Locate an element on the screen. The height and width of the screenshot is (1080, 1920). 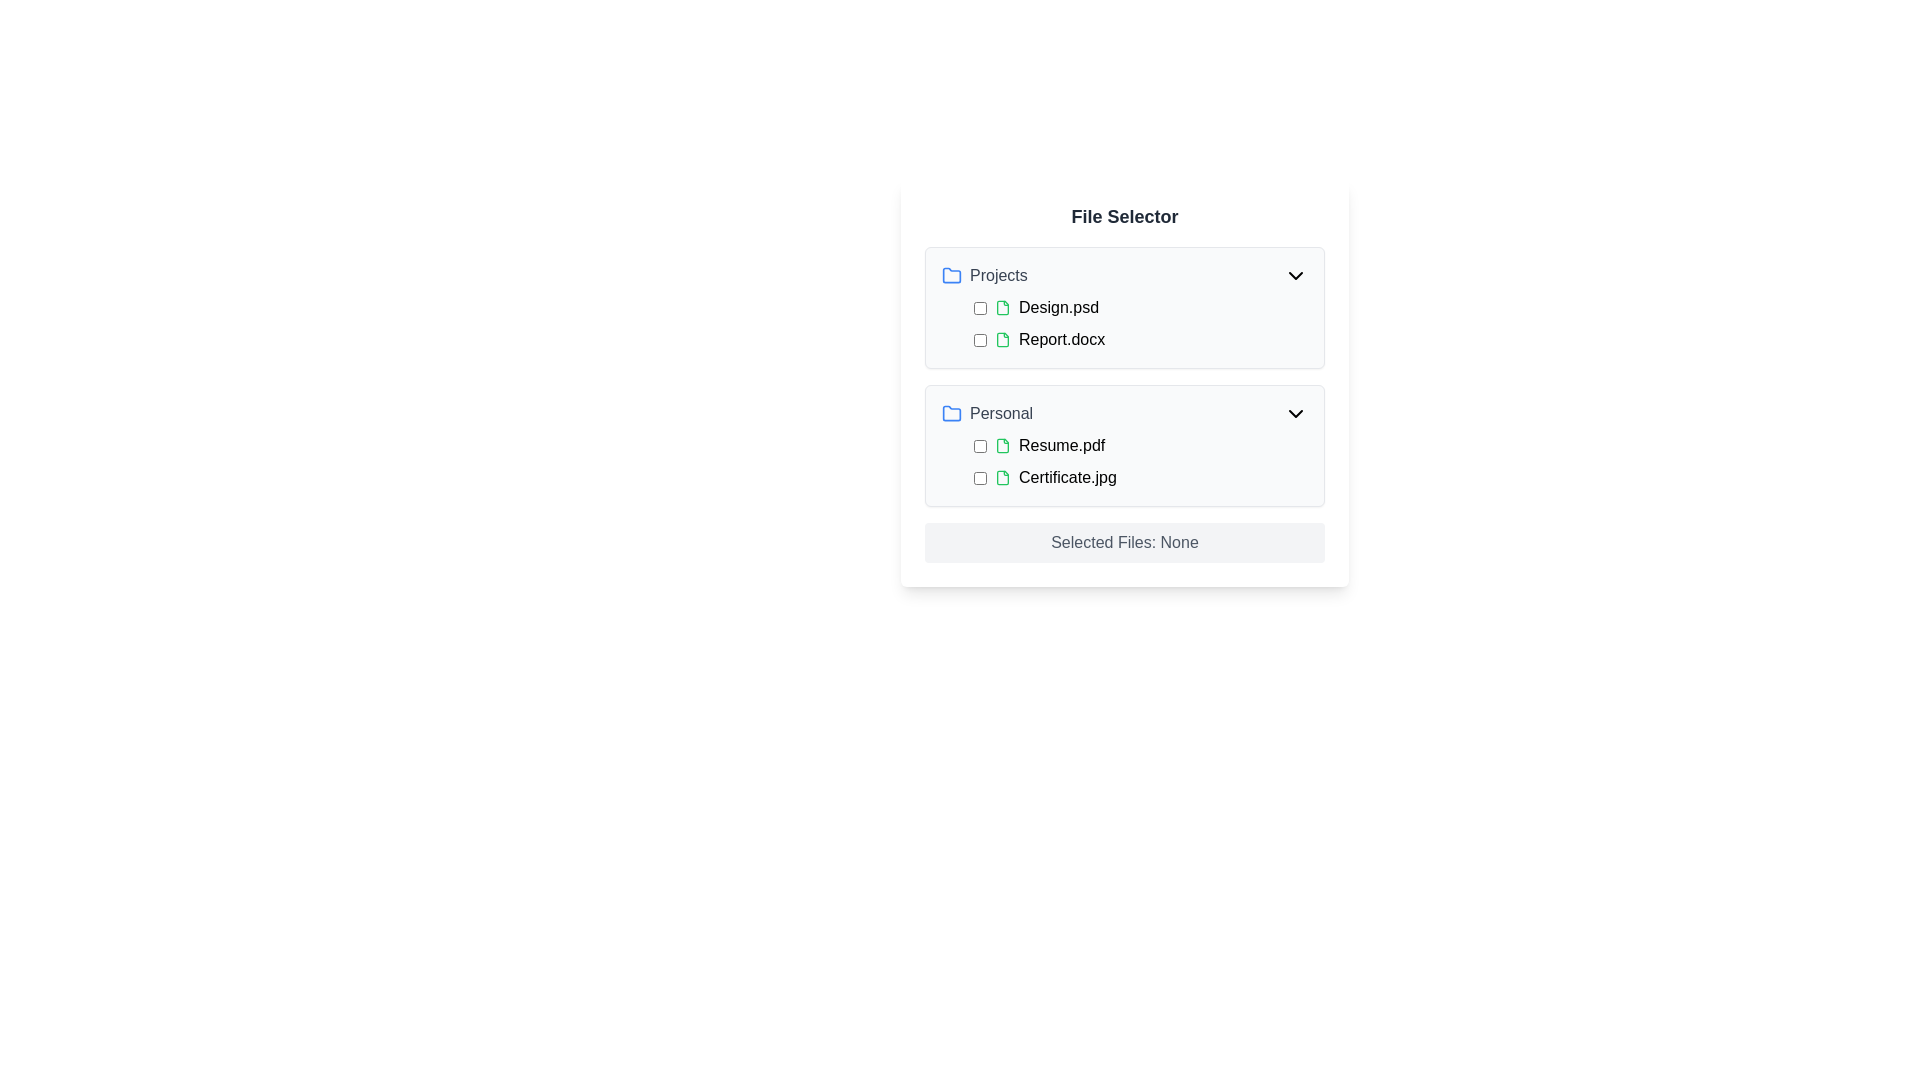
the folder icon representing the 'Projects' category in the File Selector interface, positioned to the left of the text 'Projects' is located at coordinates (950, 274).